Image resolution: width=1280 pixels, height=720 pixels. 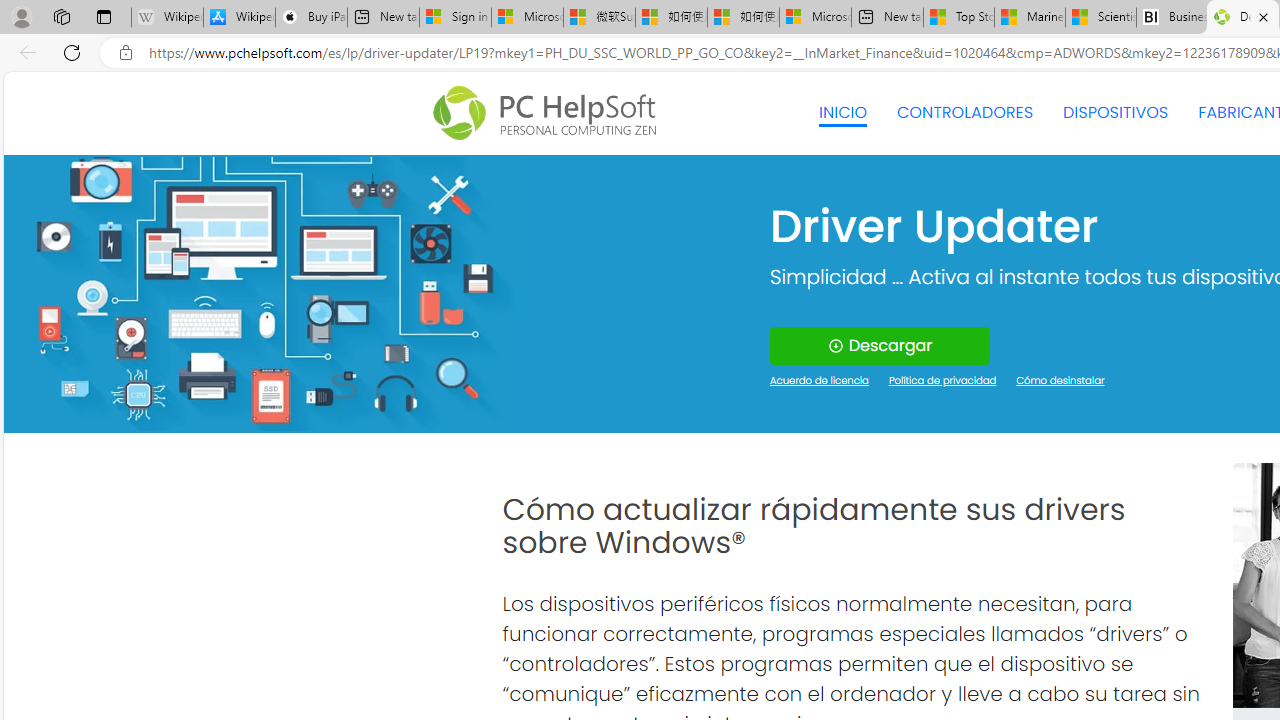 I want to click on 'Generic', so click(x=262, y=293).